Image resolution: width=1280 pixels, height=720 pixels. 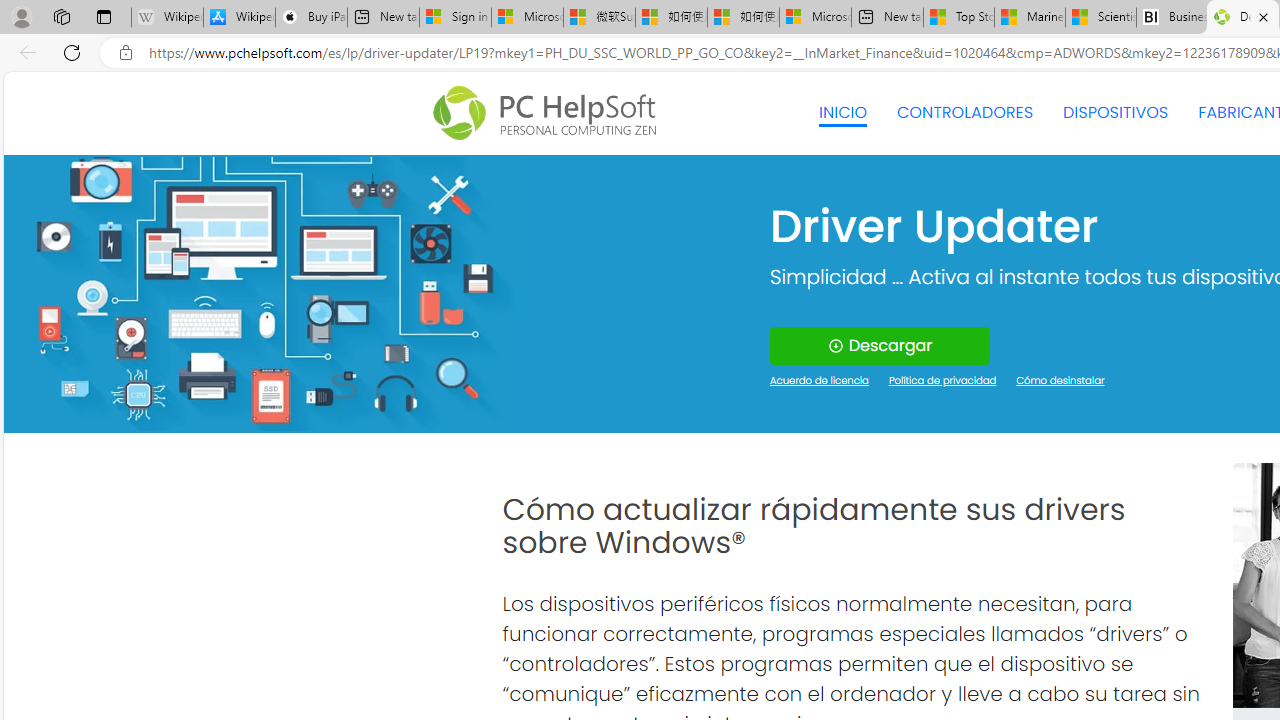 I want to click on 'Generic', so click(x=262, y=293).